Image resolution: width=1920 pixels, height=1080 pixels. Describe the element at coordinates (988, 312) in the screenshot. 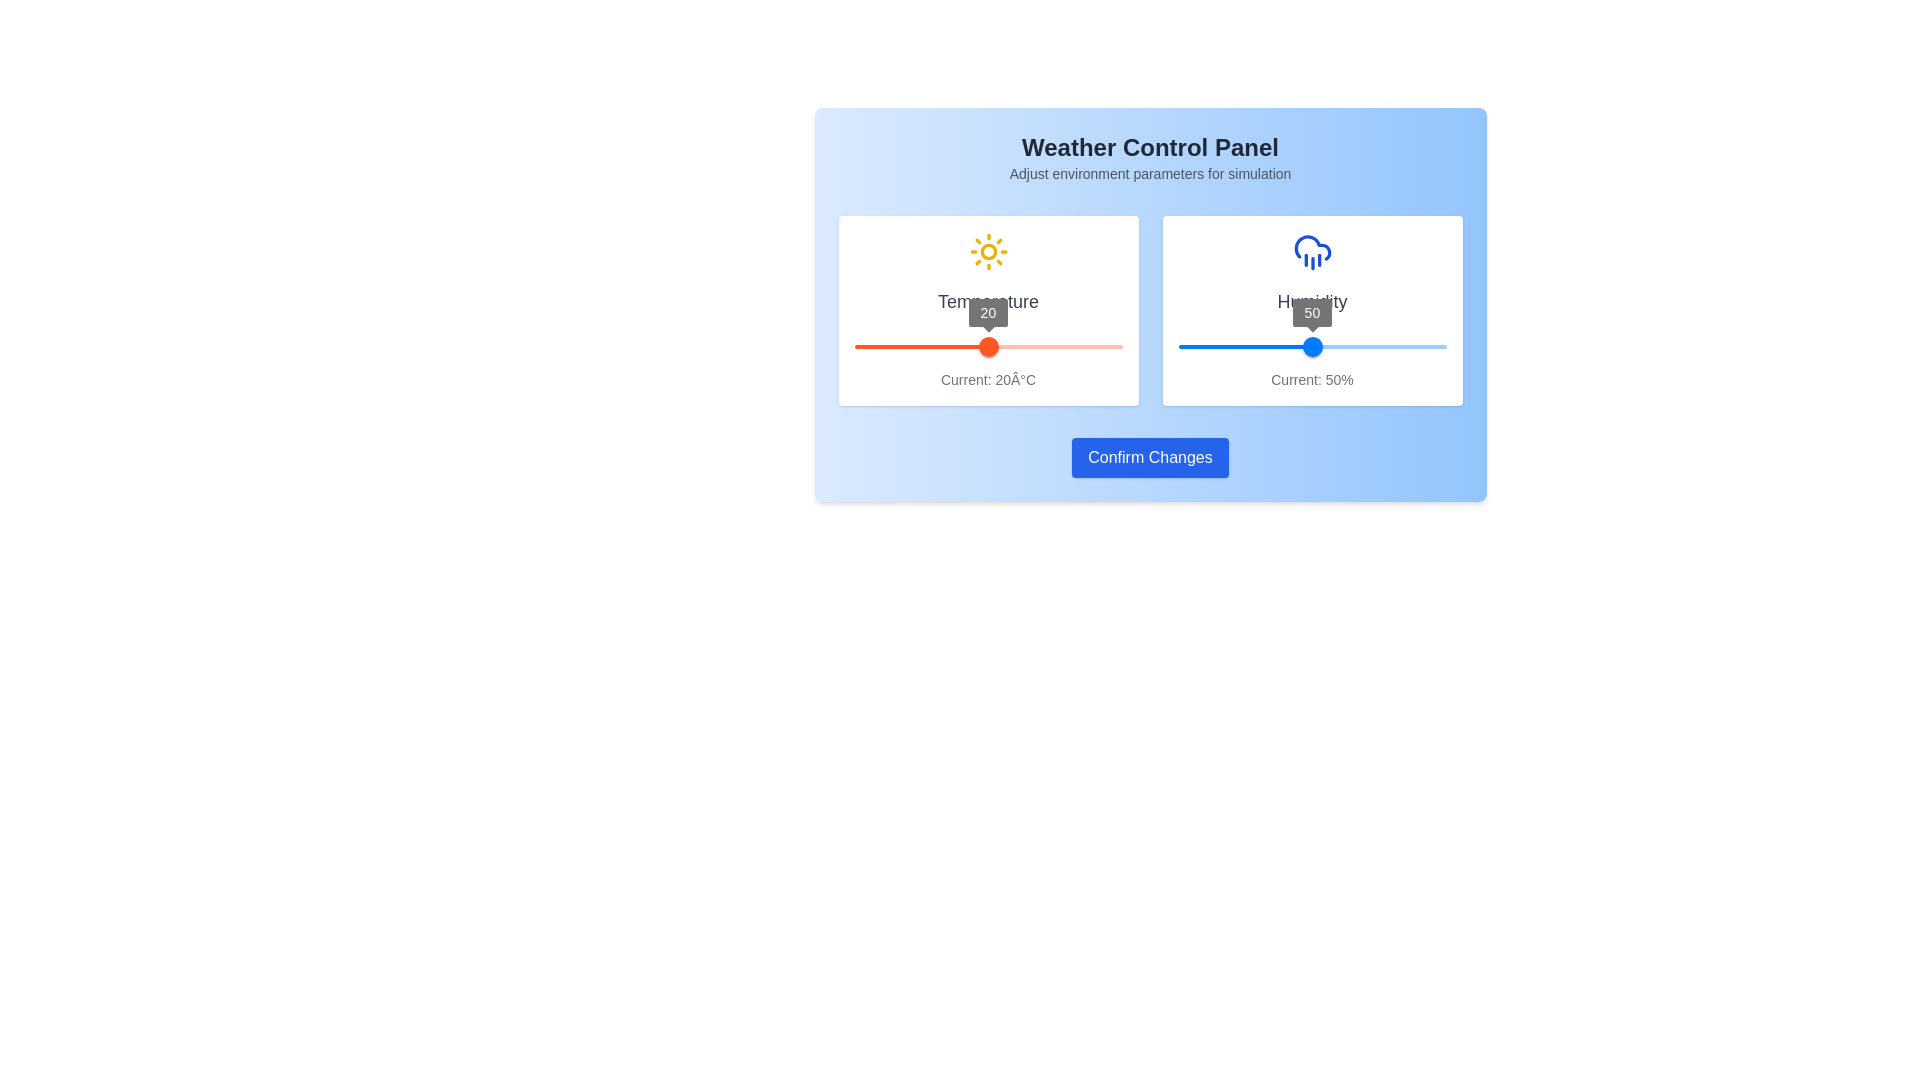

I see `the circular label displaying the number '20' in white text on a dark gray background, which is located above the orange slider of the 'Temperature' control on the left side of the central panel` at that location.